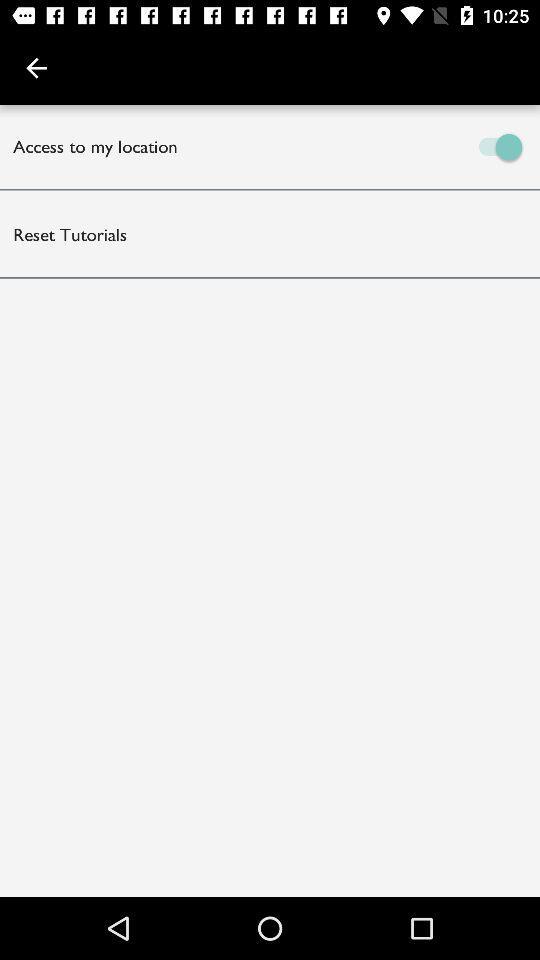 The image size is (540, 960). Describe the element at coordinates (405, 145) in the screenshot. I see `location permission` at that location.